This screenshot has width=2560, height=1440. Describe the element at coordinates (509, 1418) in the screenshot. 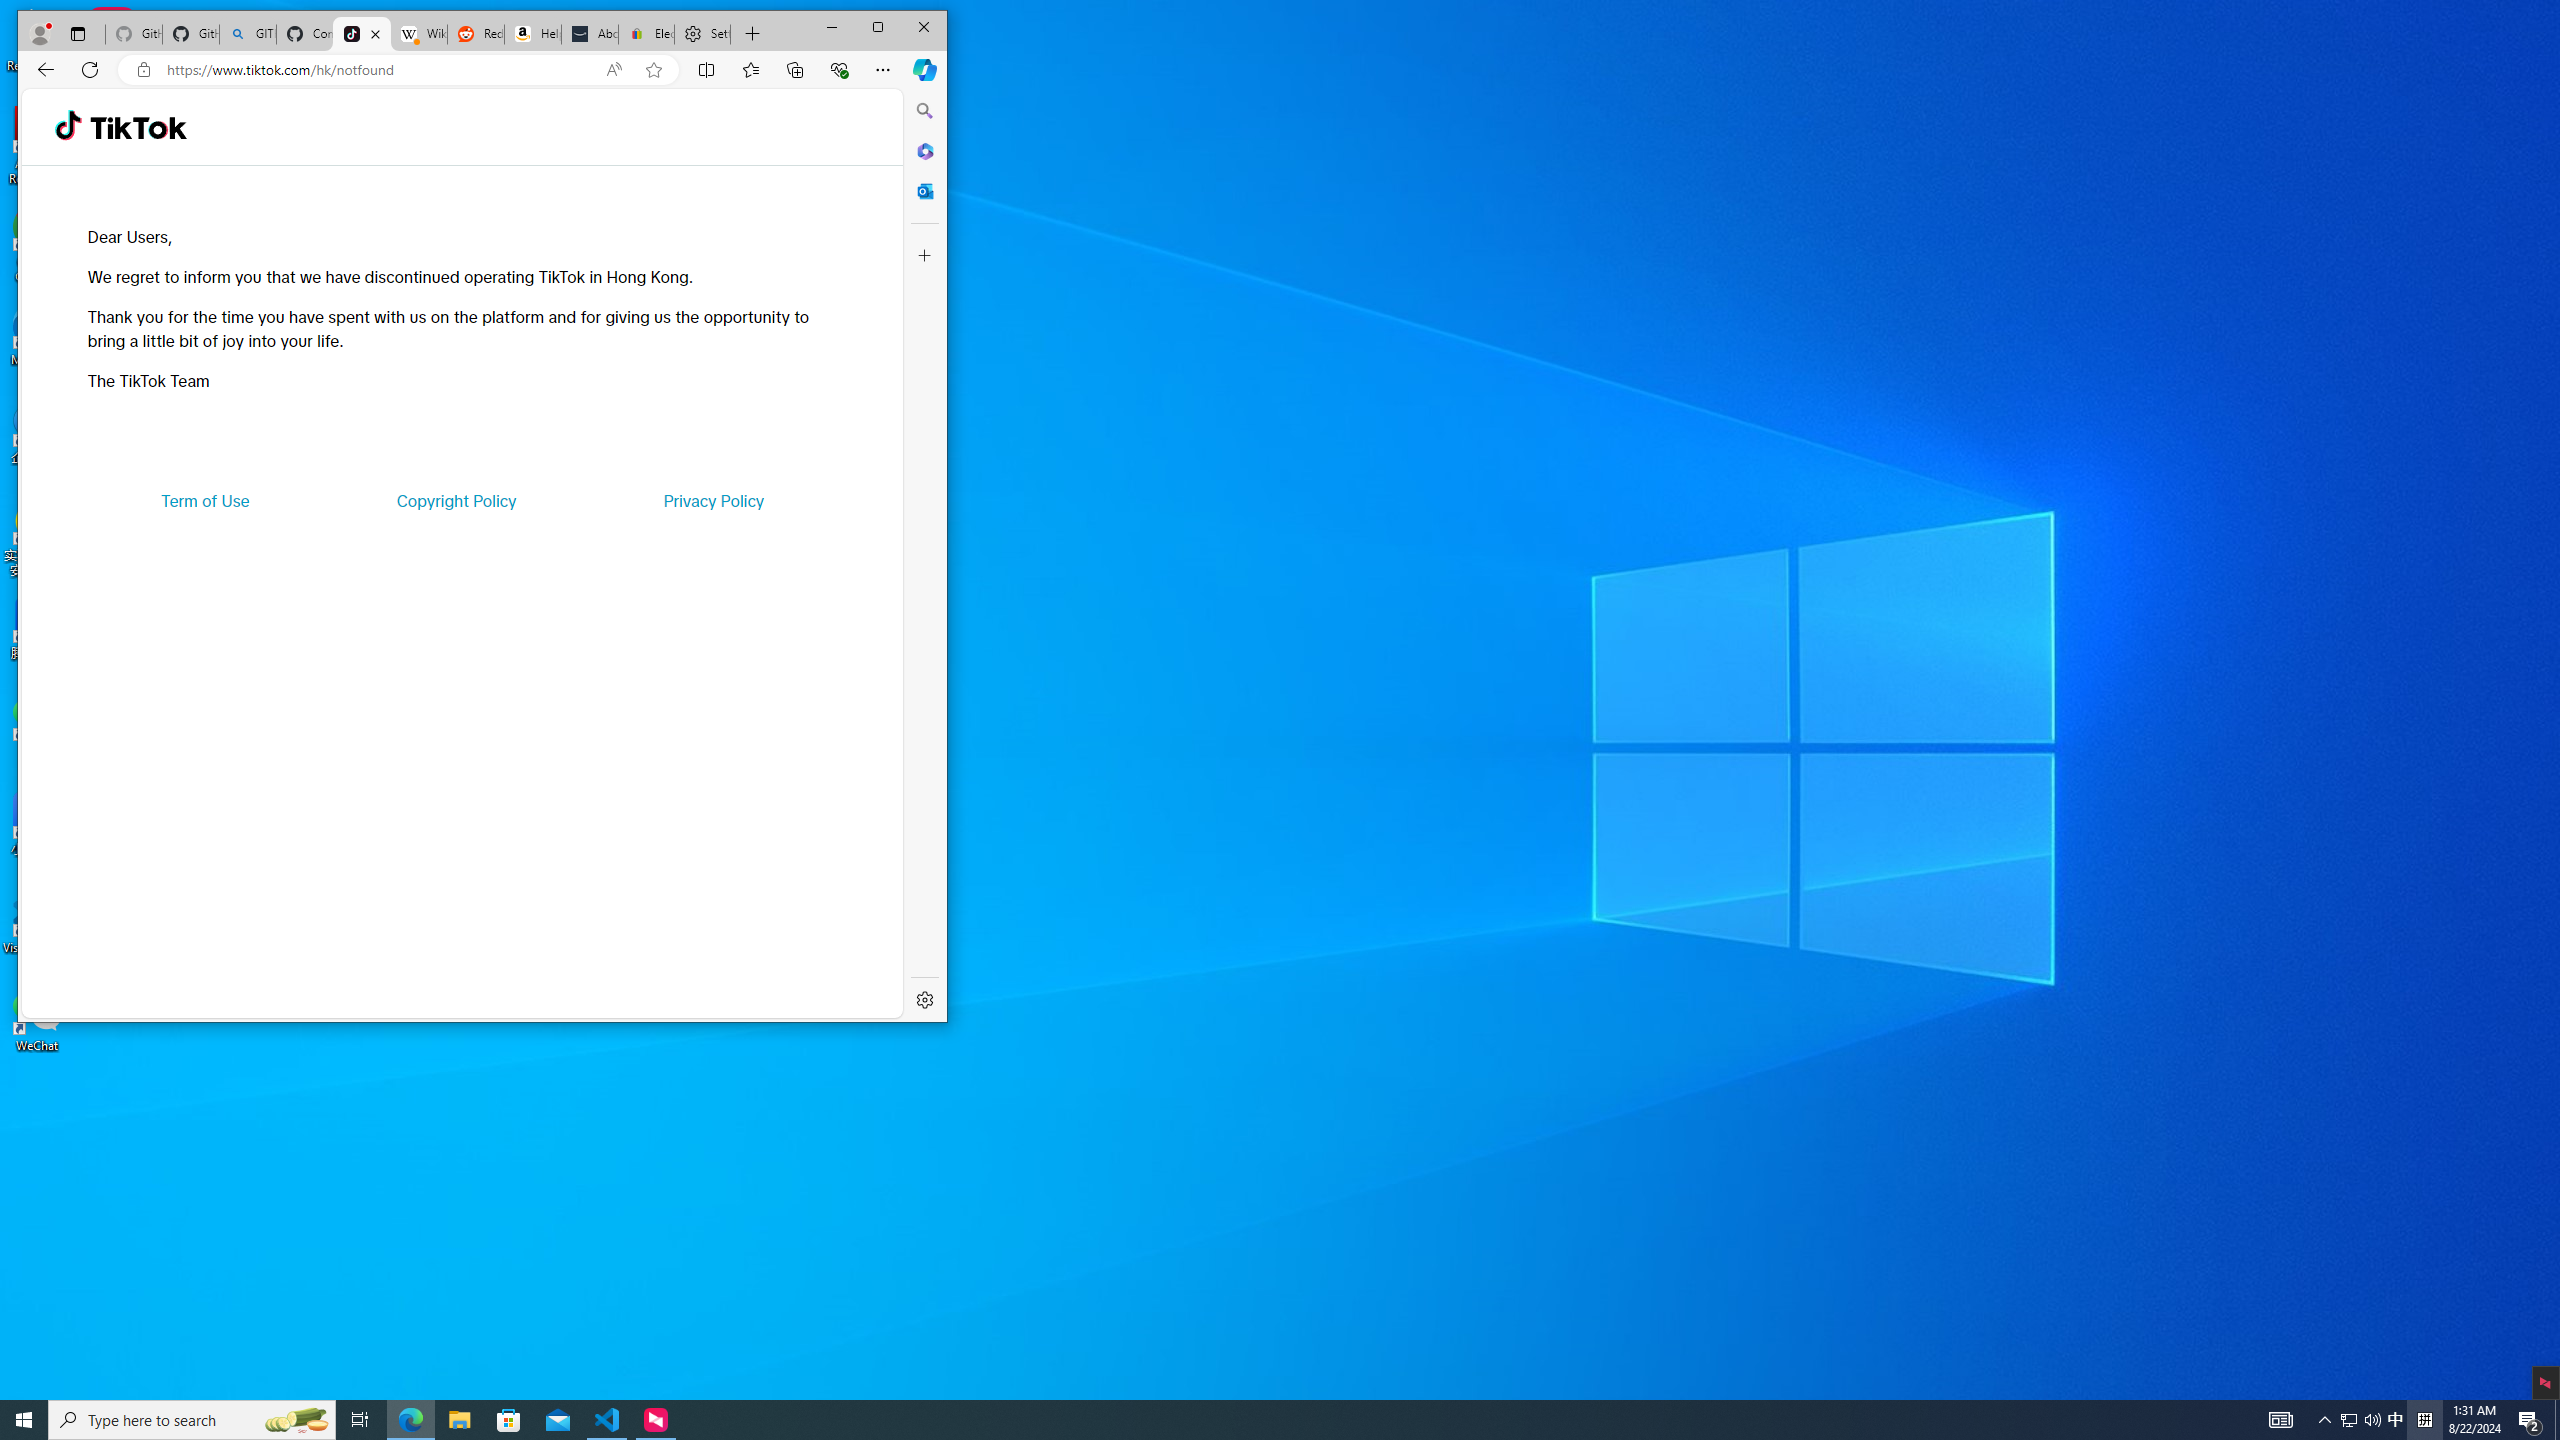

I see `'Microsoft Store'` at that location.